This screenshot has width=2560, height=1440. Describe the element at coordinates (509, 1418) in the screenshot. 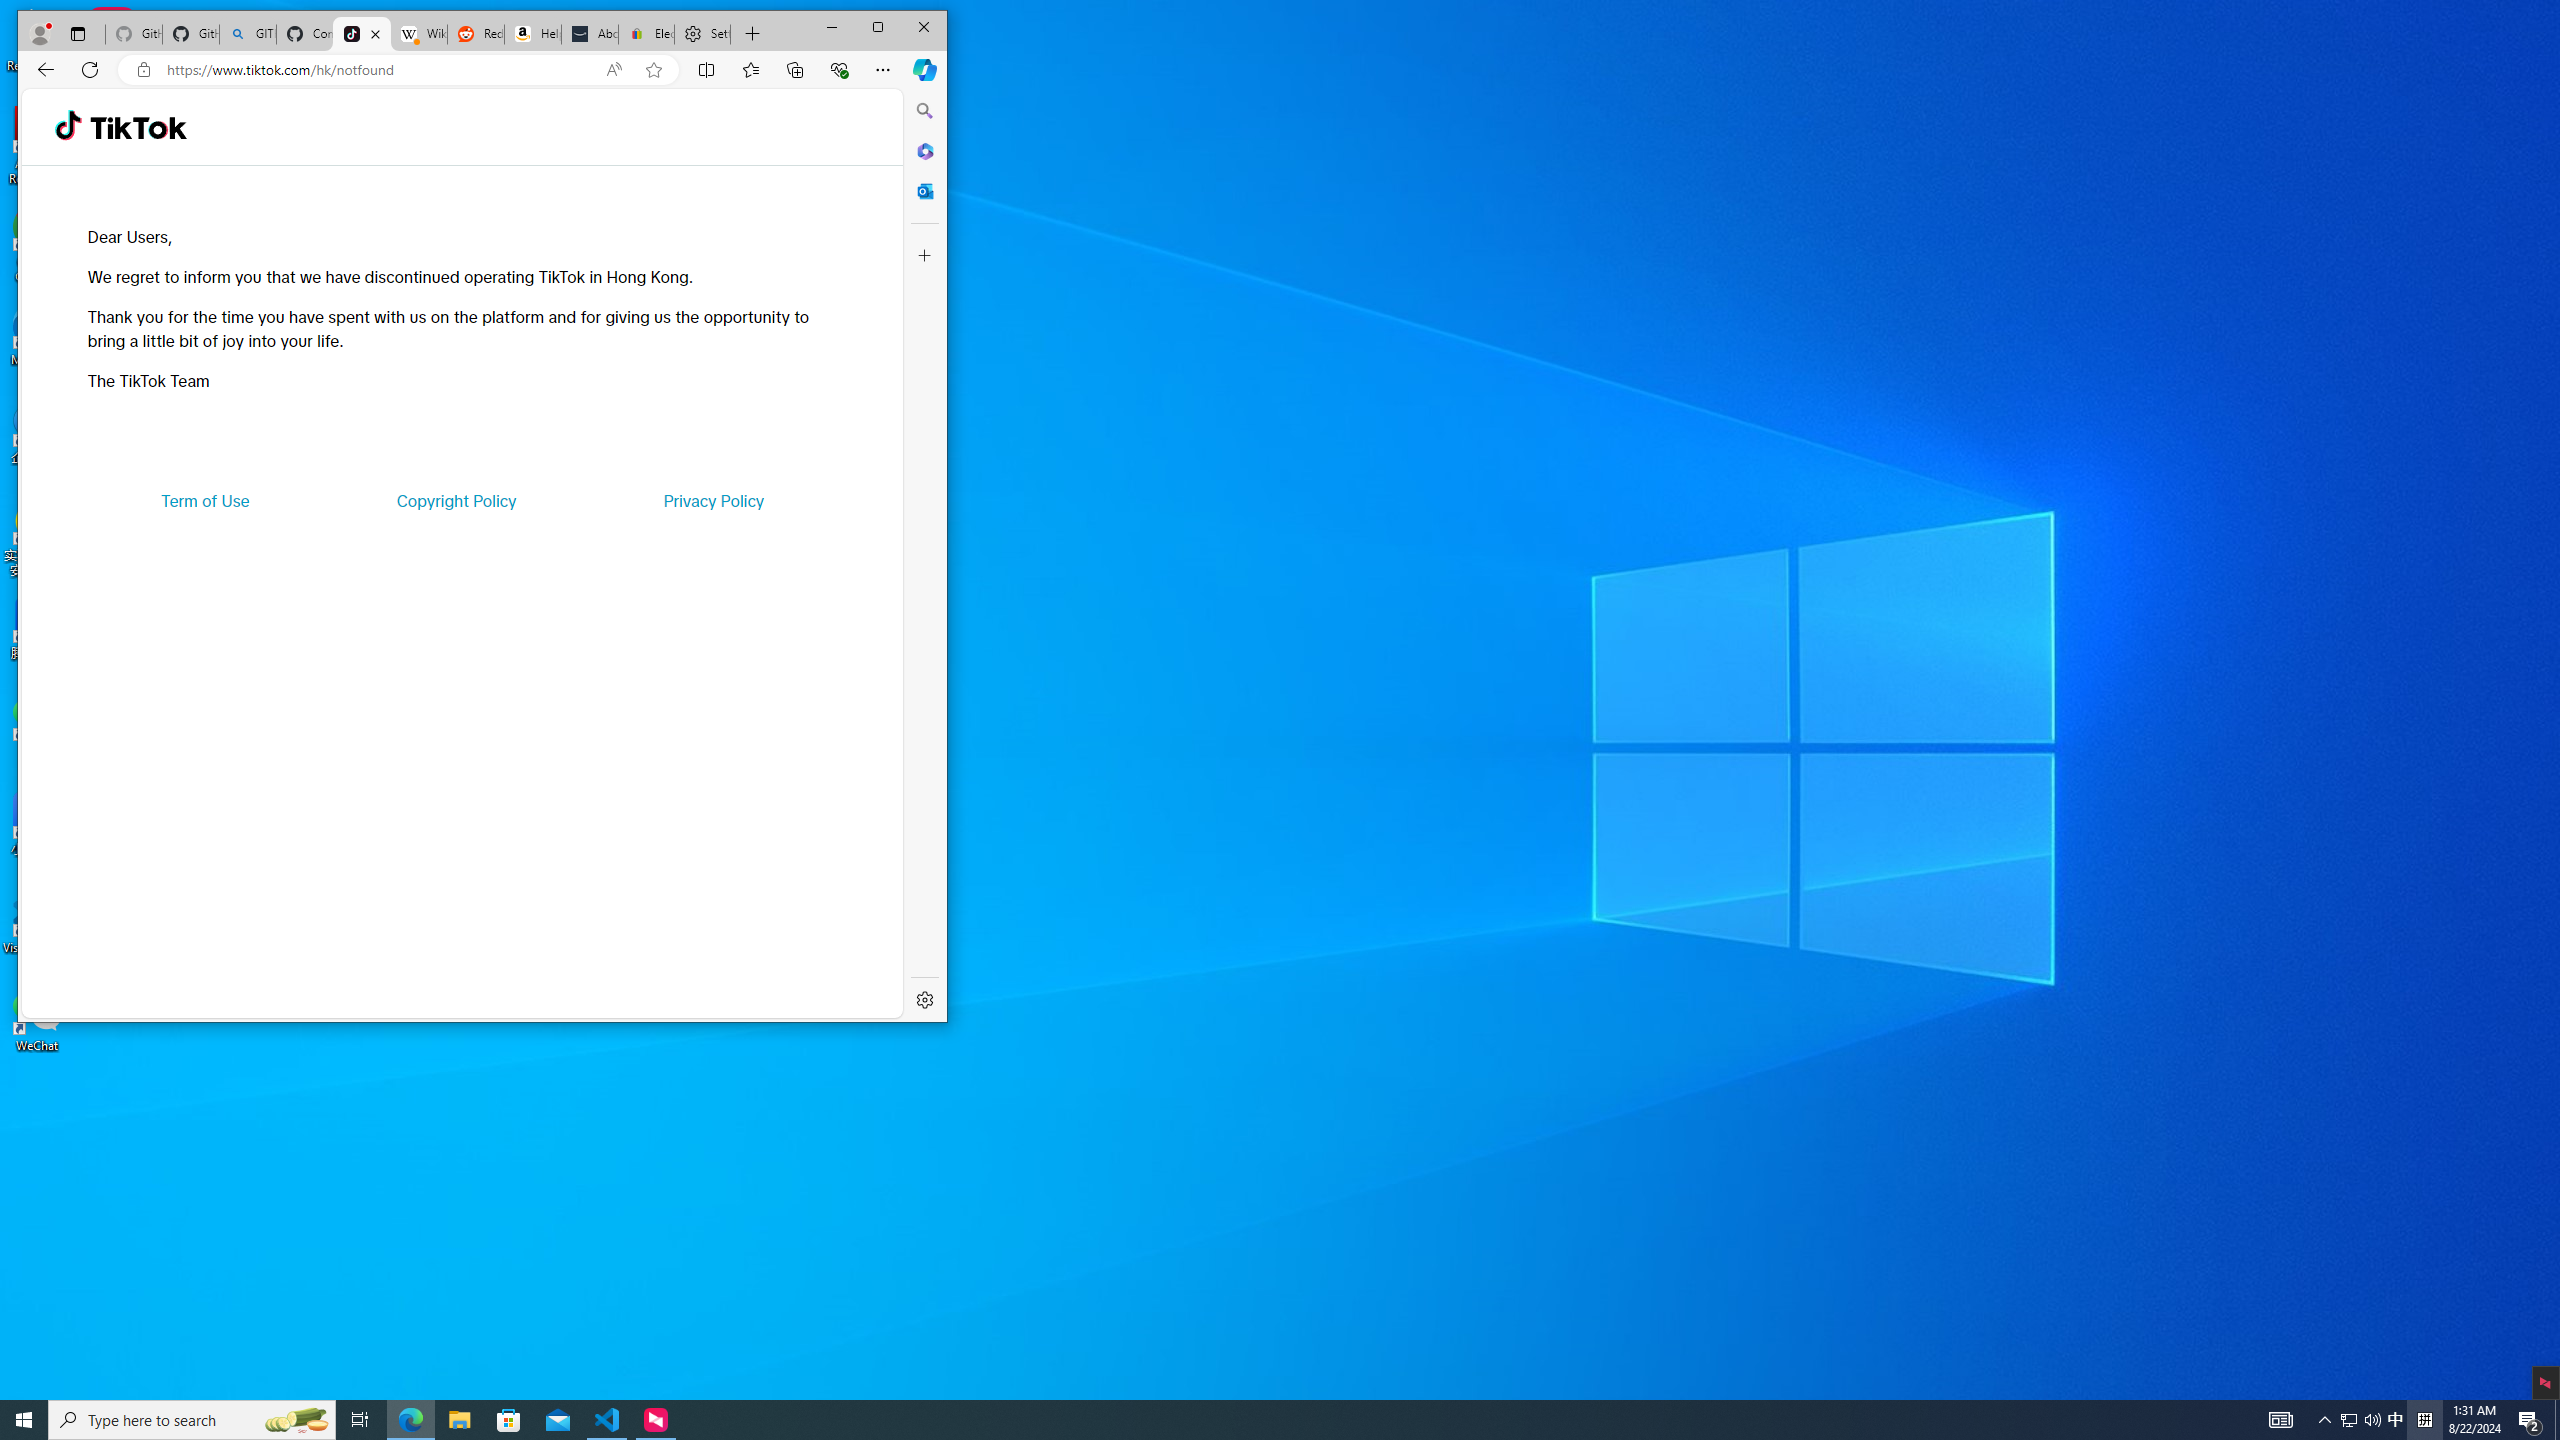

I see `'Microsoft Store'` at that location.